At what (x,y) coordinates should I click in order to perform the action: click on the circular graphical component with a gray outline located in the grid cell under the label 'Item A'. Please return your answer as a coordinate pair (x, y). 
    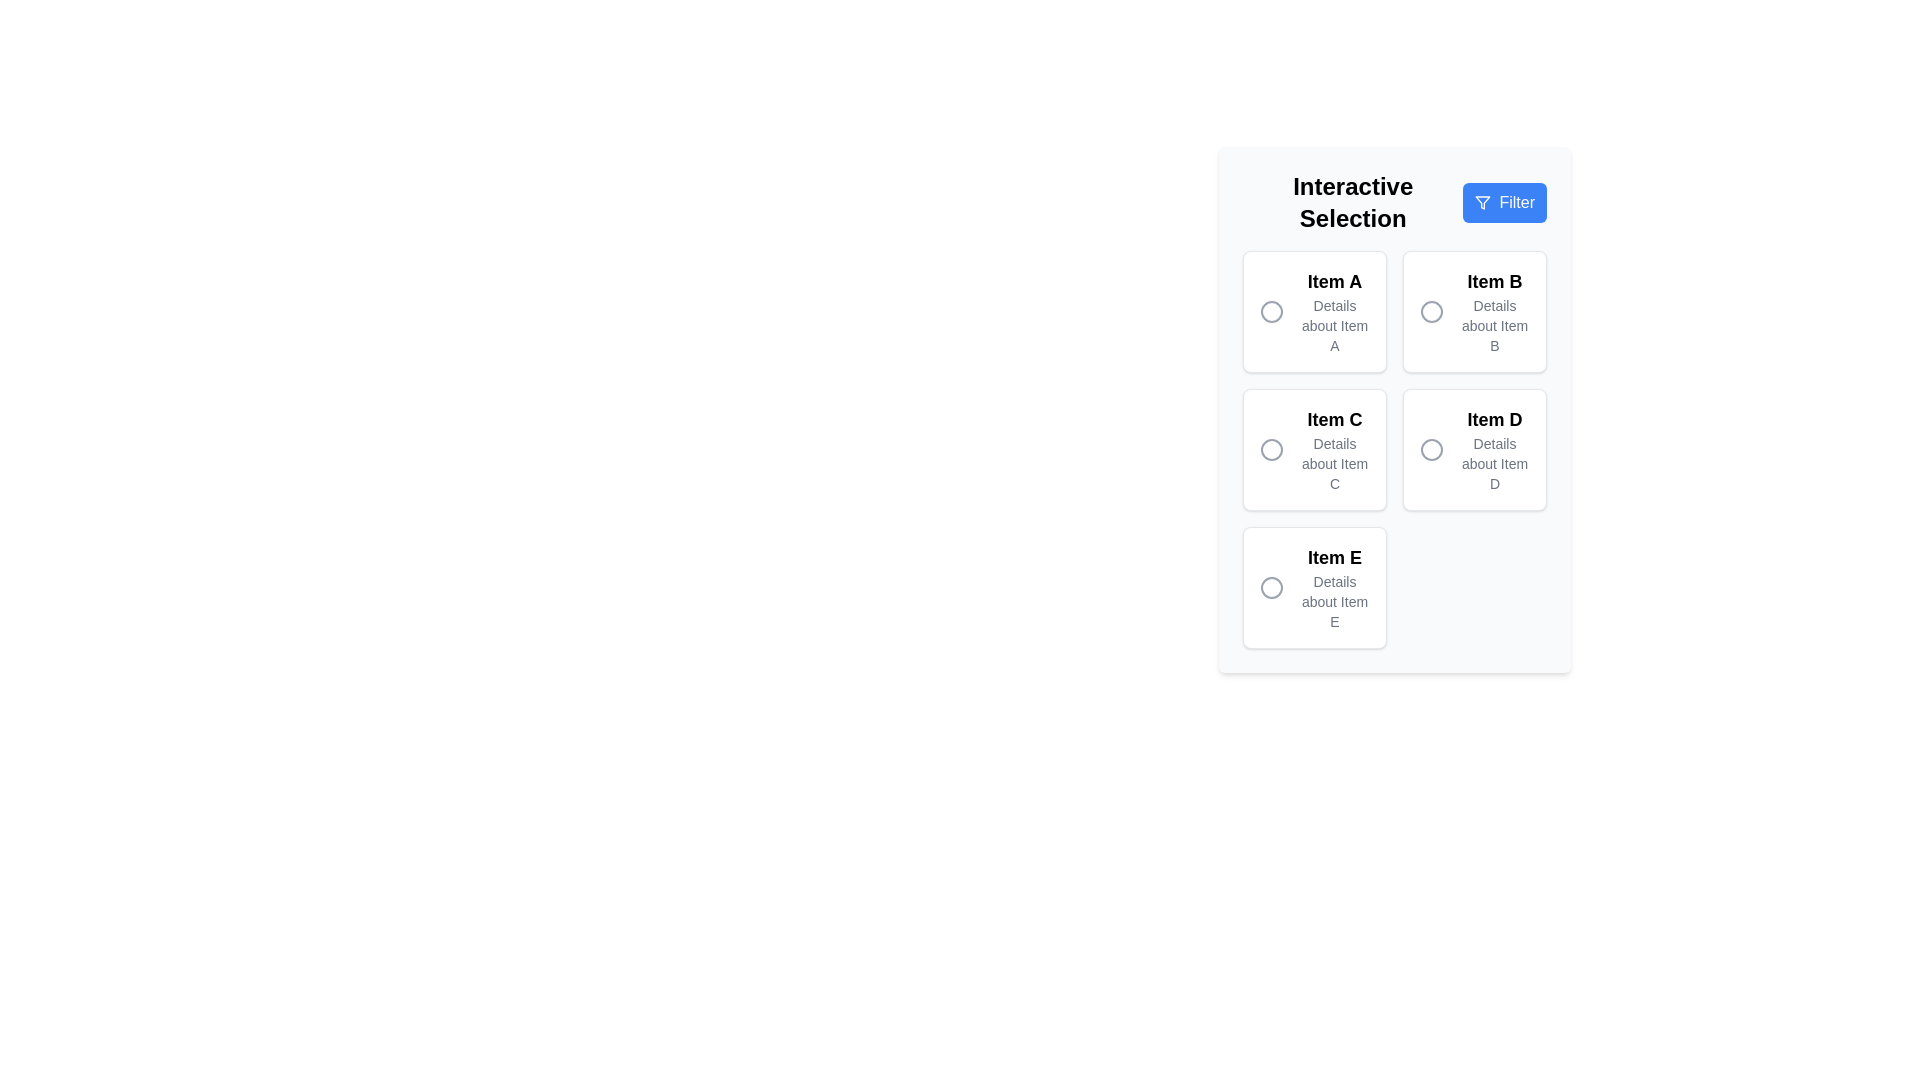
    Looking at the image, I should click on (1271, 312).